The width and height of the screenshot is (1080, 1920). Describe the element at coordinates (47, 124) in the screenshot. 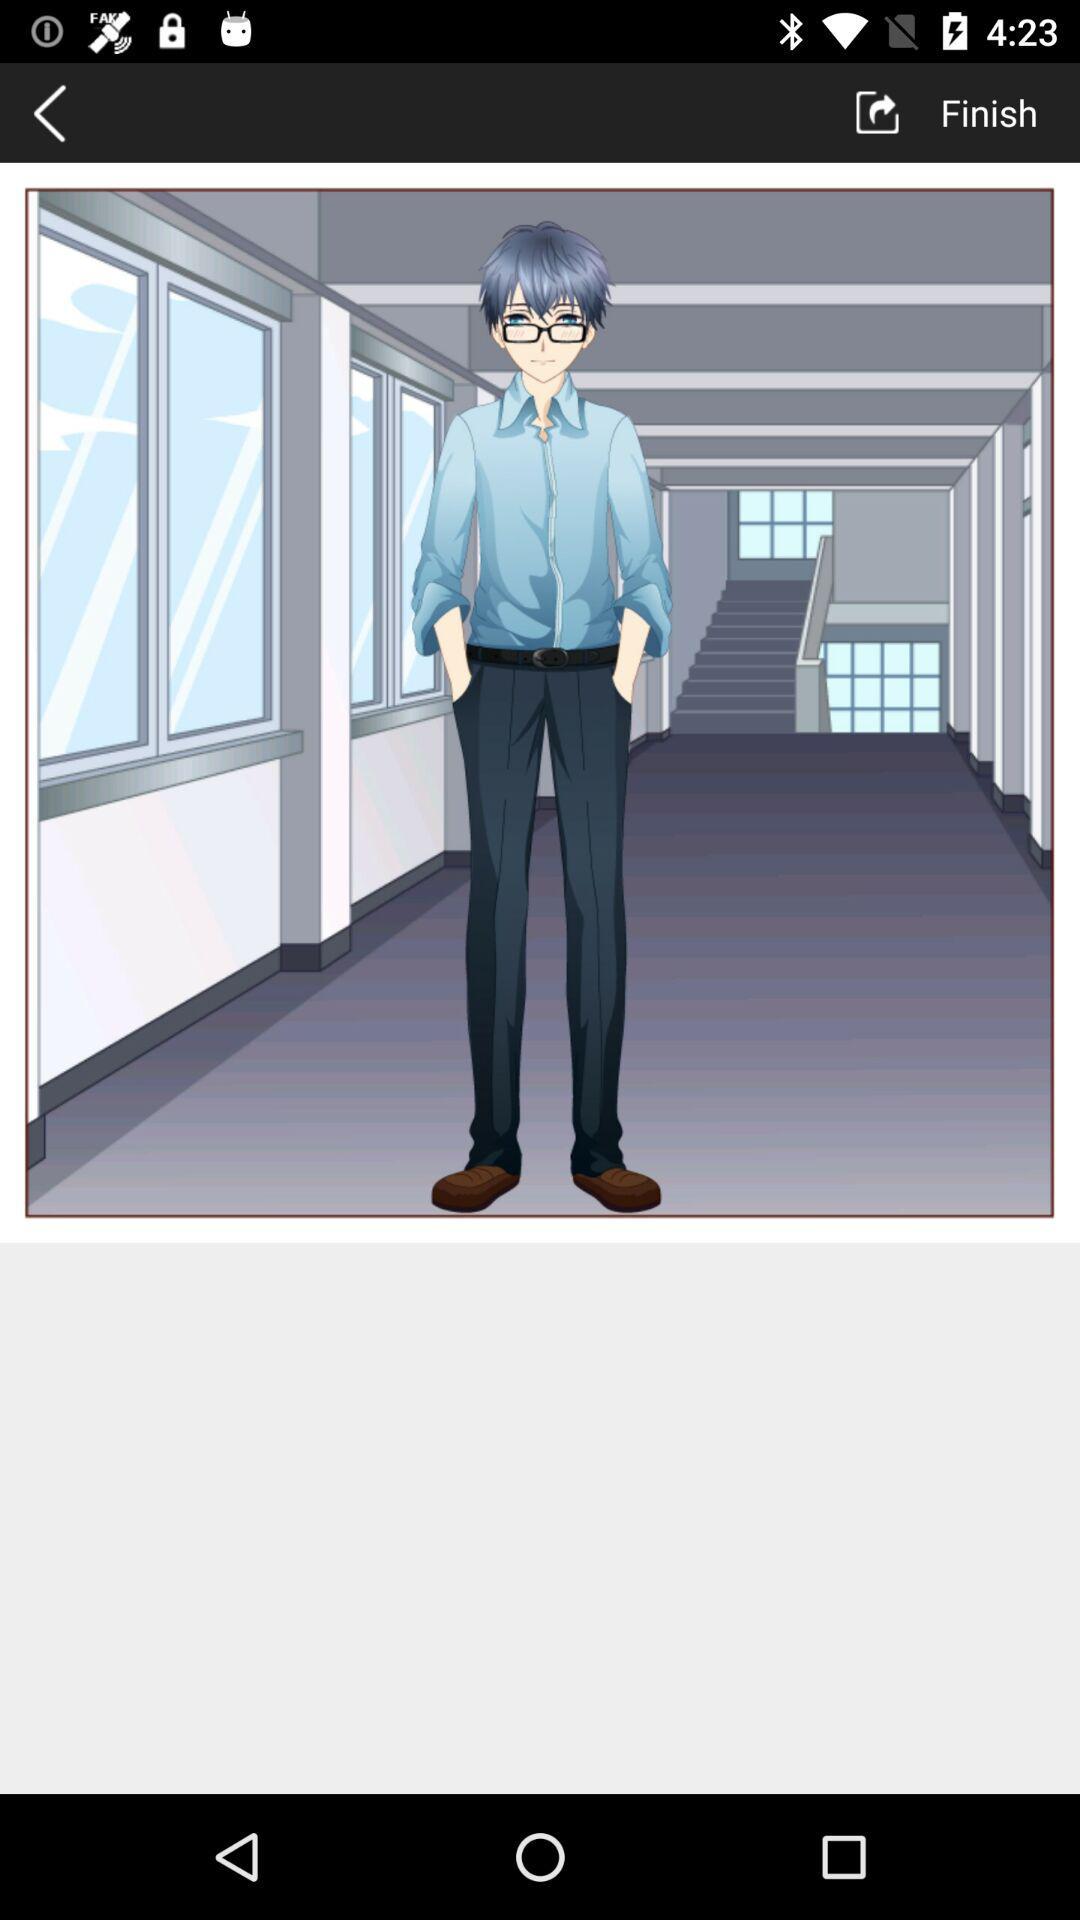

I see `the arrow_backward icon` at that location.